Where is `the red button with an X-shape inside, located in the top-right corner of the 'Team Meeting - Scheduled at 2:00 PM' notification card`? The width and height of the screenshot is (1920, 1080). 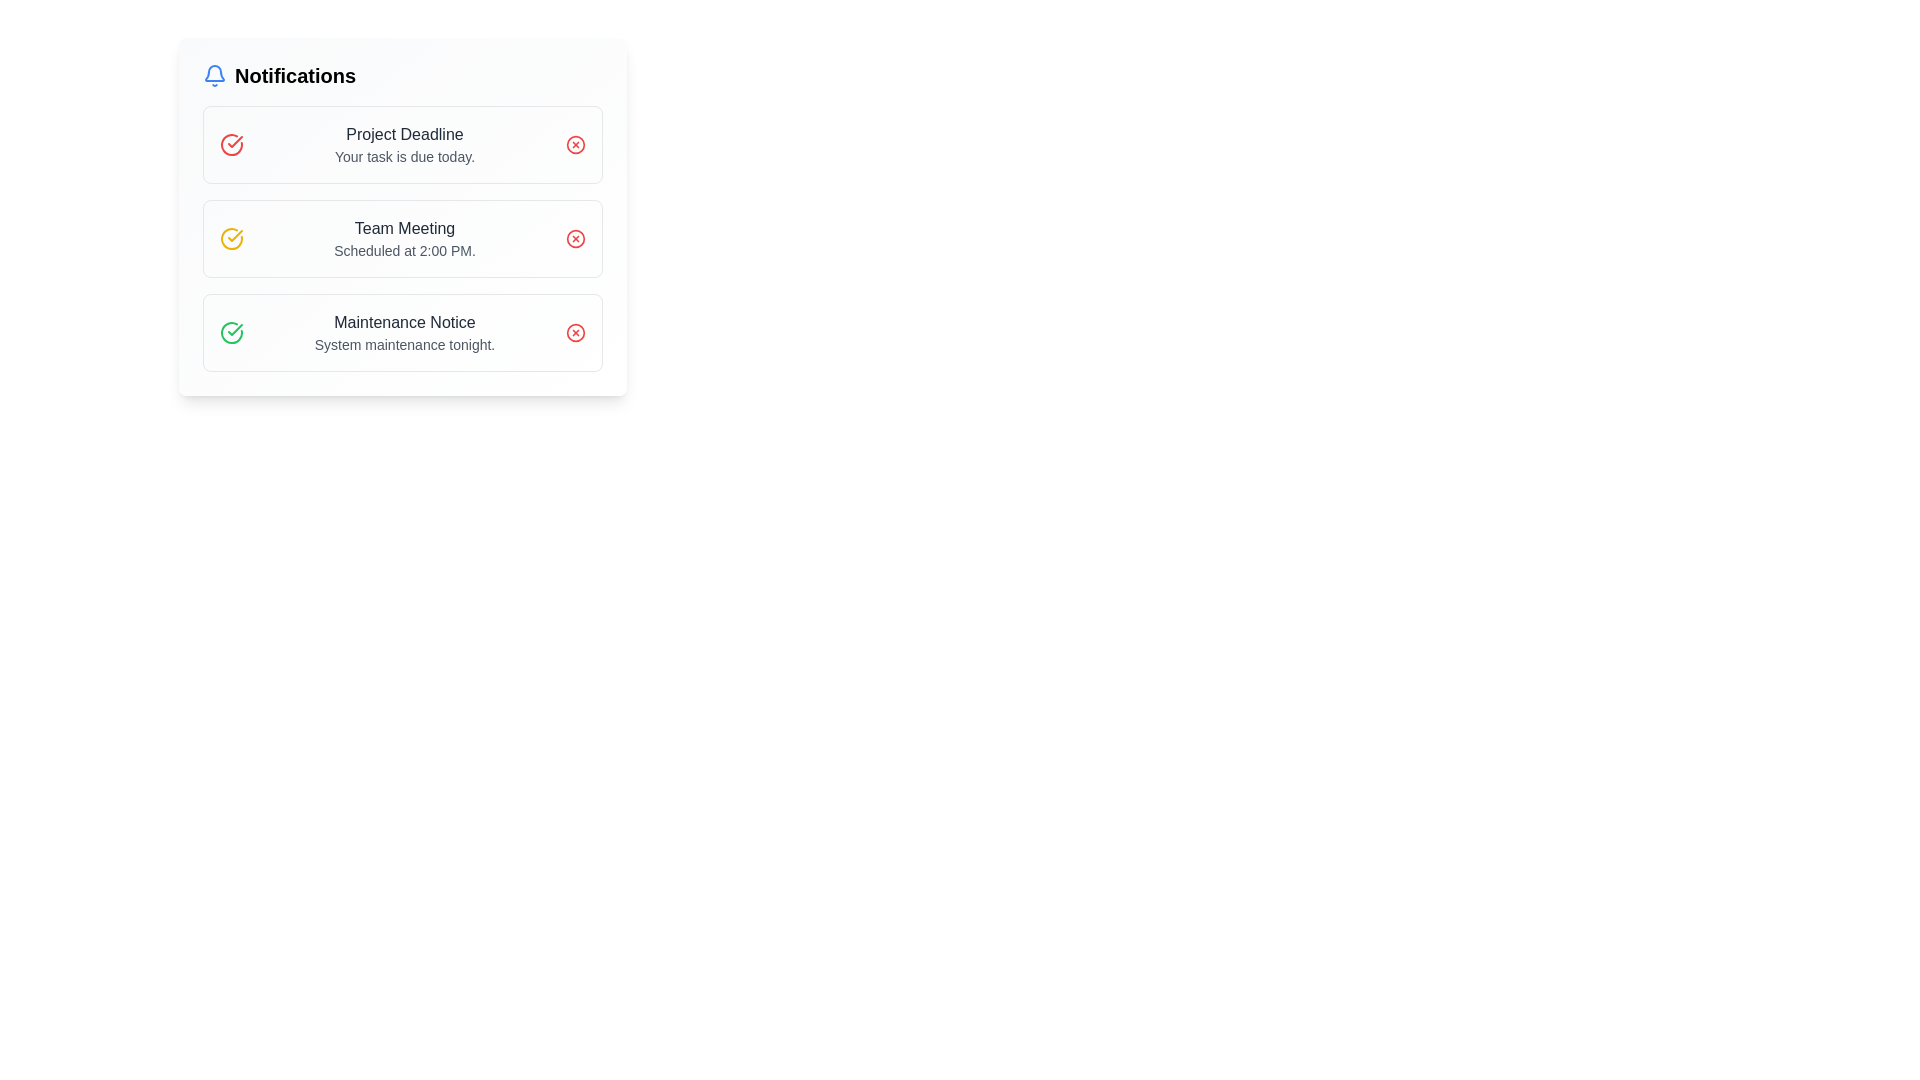
the red button with an X-shape inside, located in the top-right corner of the 'Team Meeting - Scheduled at 2:00 PM' notification card is located at coordinates (575, 238).